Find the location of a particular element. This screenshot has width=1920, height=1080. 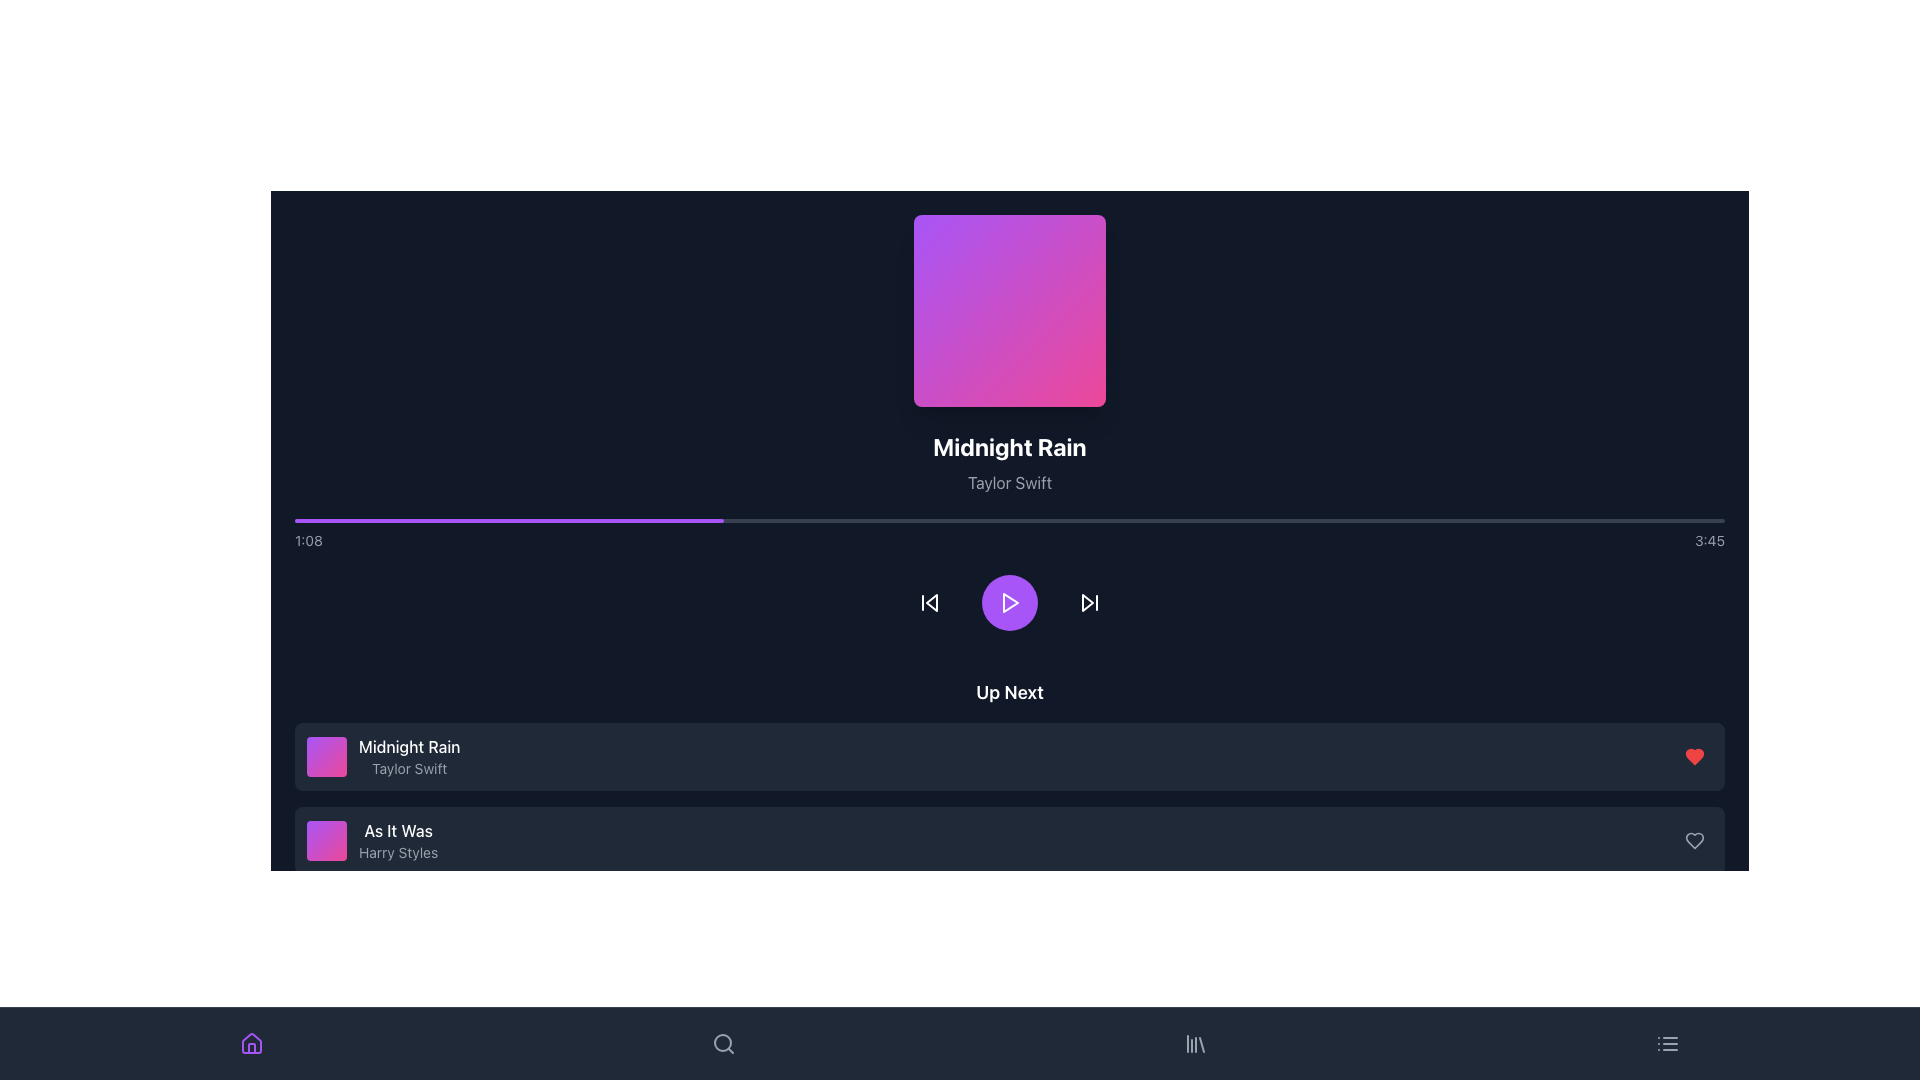

the progress bar is located at coordinates (398, 519).